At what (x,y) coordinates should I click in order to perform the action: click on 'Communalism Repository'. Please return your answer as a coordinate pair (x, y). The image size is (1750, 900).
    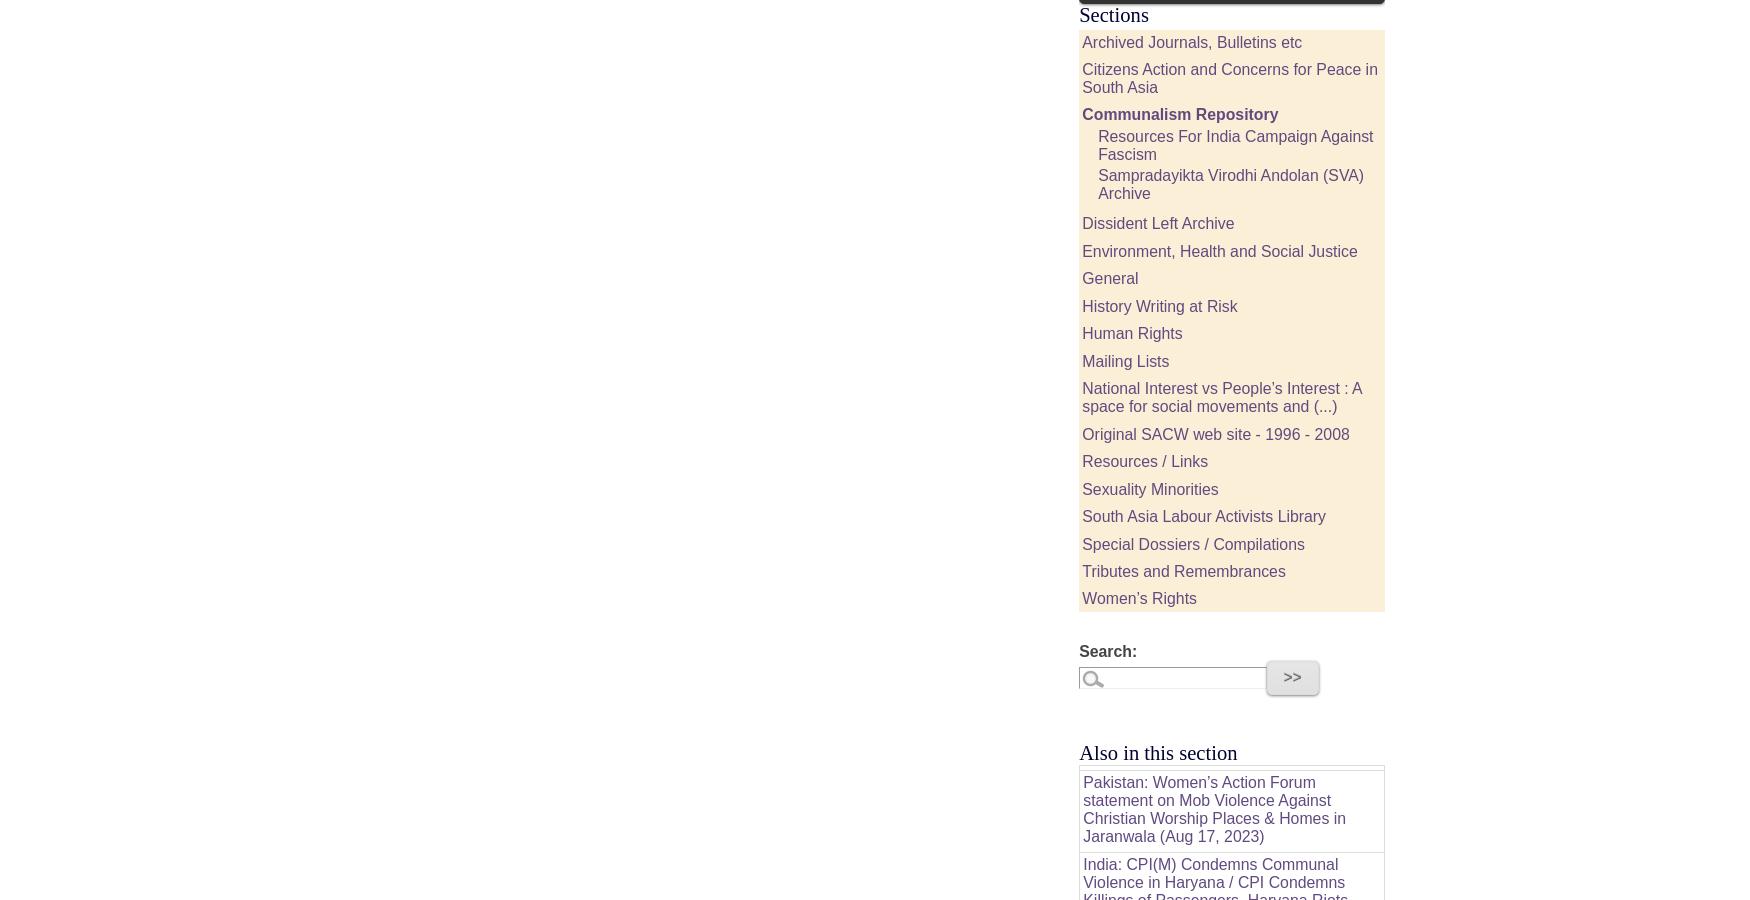
    Looking at the image, I should click on (1179, 114).